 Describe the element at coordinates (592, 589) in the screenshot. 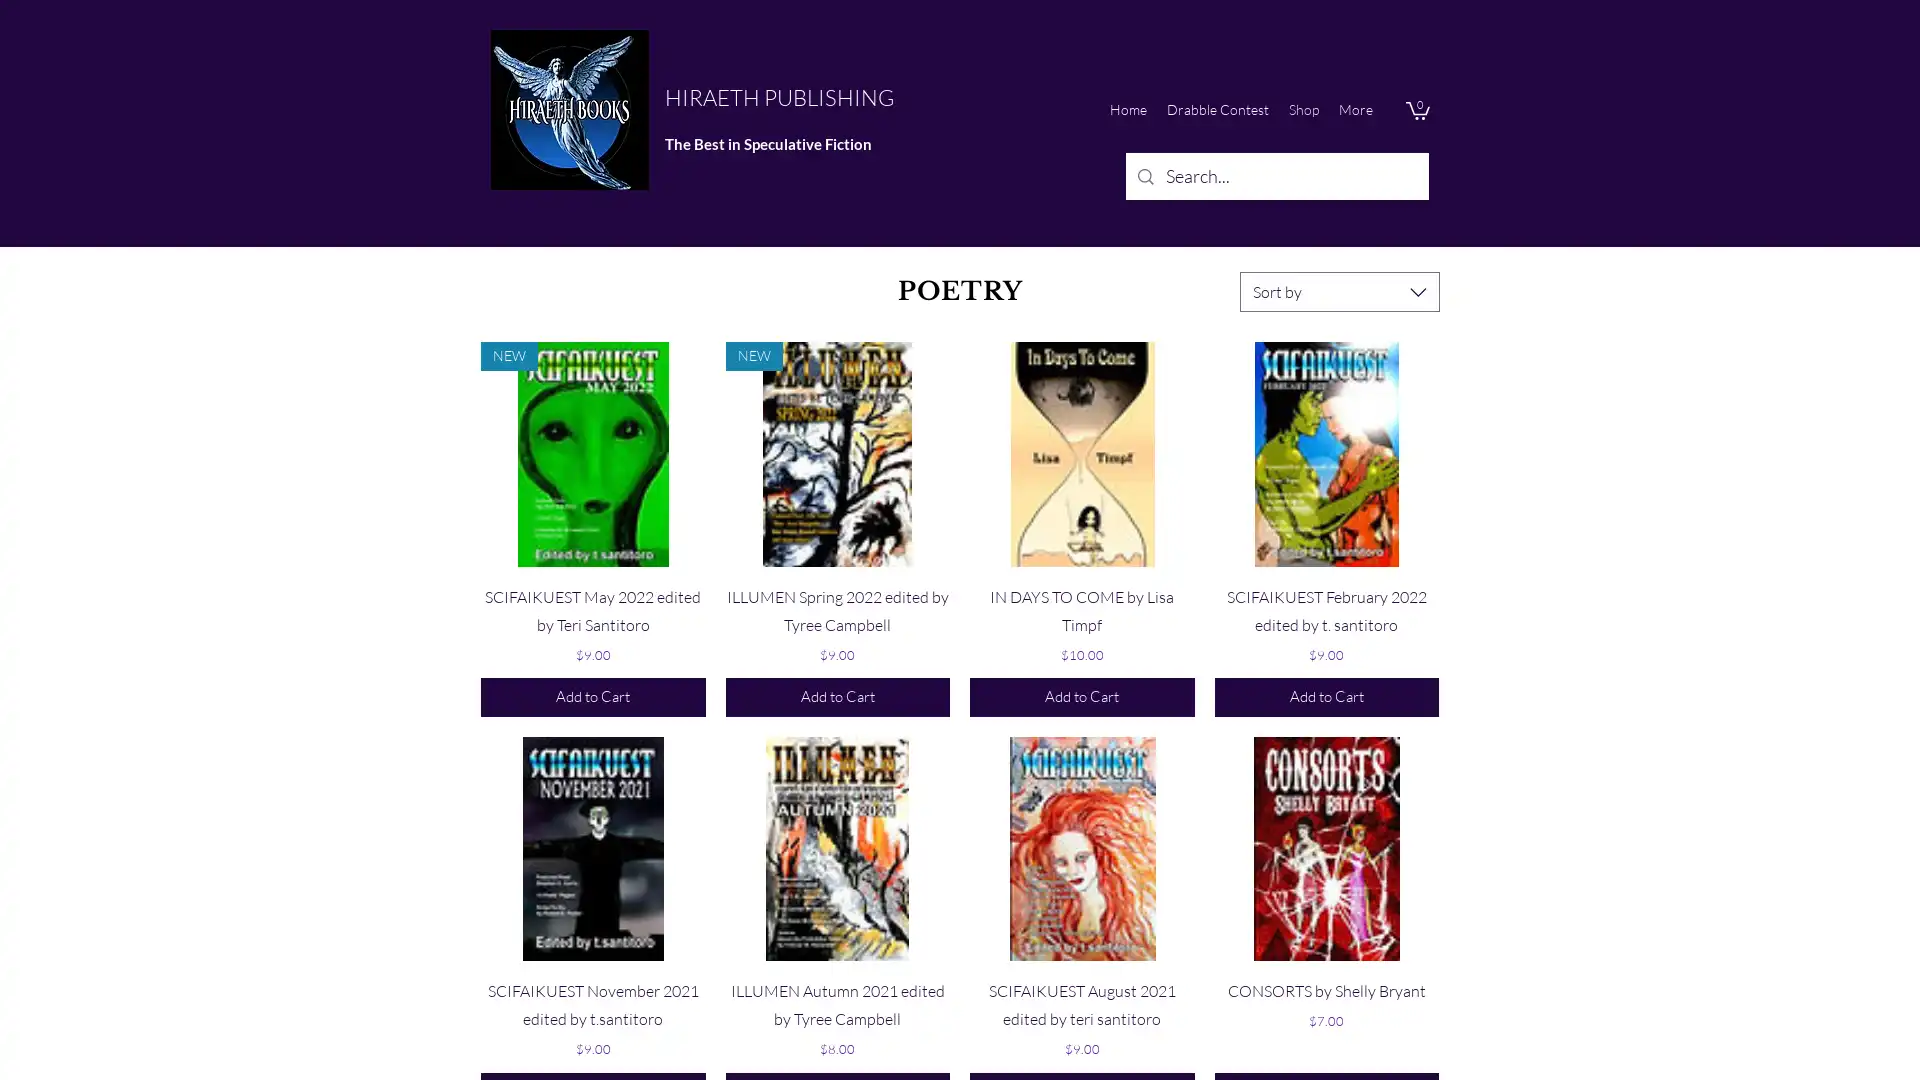

I see `Quick View` at that location.